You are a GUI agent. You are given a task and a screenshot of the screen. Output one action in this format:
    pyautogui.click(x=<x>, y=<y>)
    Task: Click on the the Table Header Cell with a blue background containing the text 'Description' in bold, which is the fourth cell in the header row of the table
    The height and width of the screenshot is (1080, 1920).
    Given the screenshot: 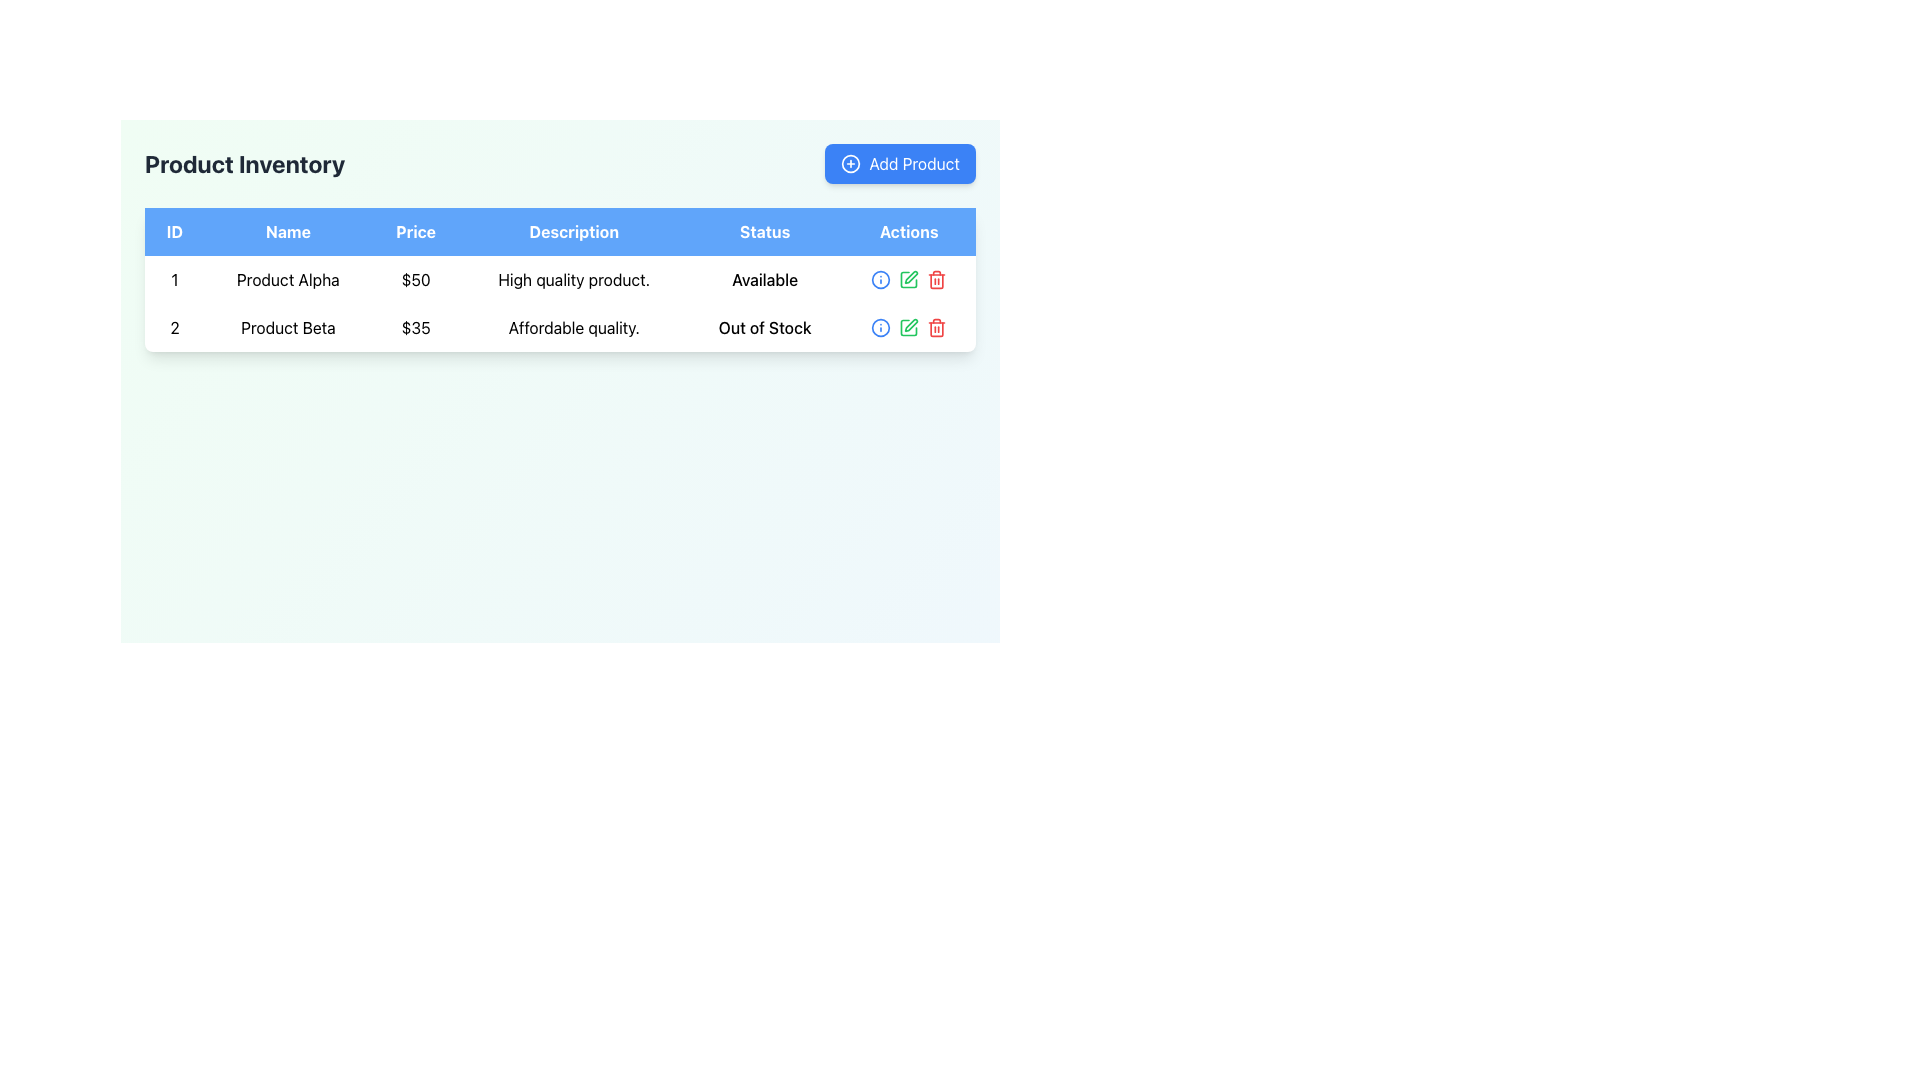 What is the action you would take?
    pyautogui.click(x=573, y=230)
    